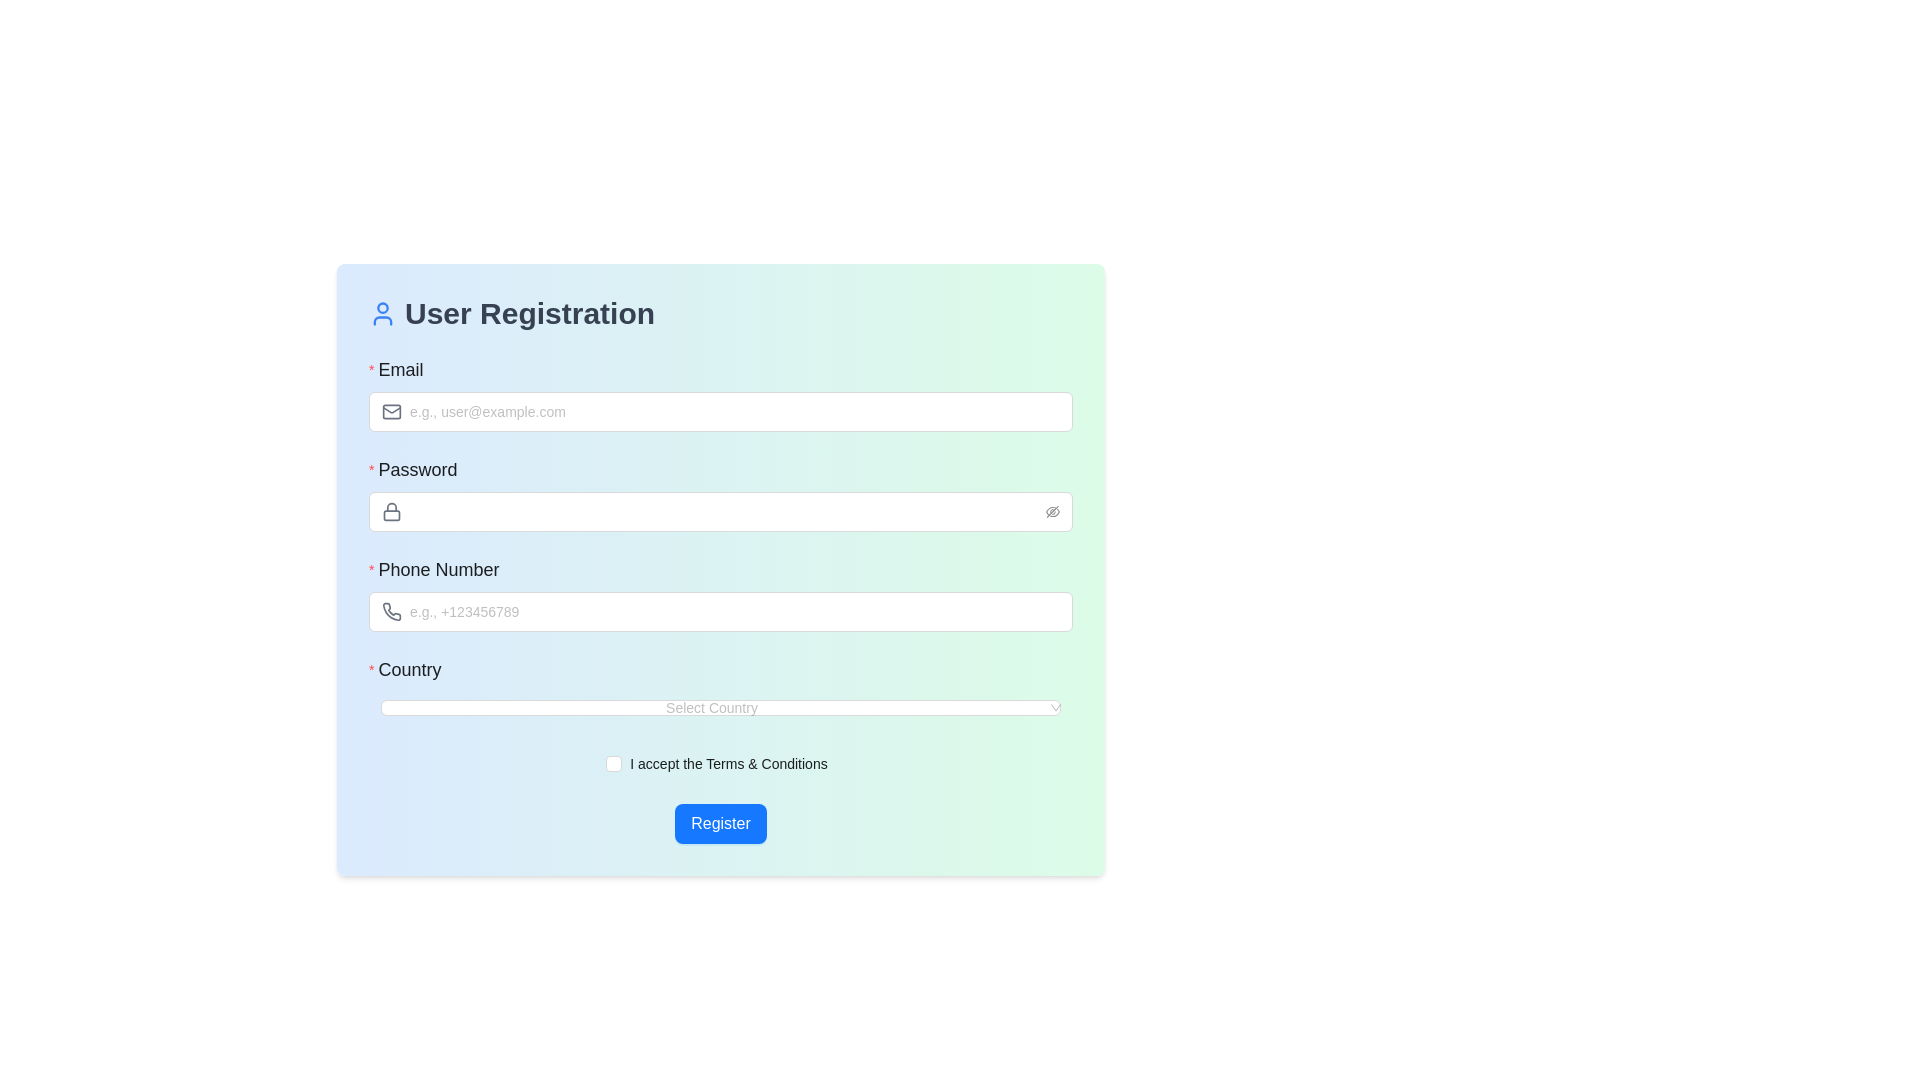 This screenshot has width=1920, height=1080. Describe the element at coordinates (1051, 511) in the screenshot. I see `the eye-invisible icon button located at the rightmost end of the password input field` at that location.